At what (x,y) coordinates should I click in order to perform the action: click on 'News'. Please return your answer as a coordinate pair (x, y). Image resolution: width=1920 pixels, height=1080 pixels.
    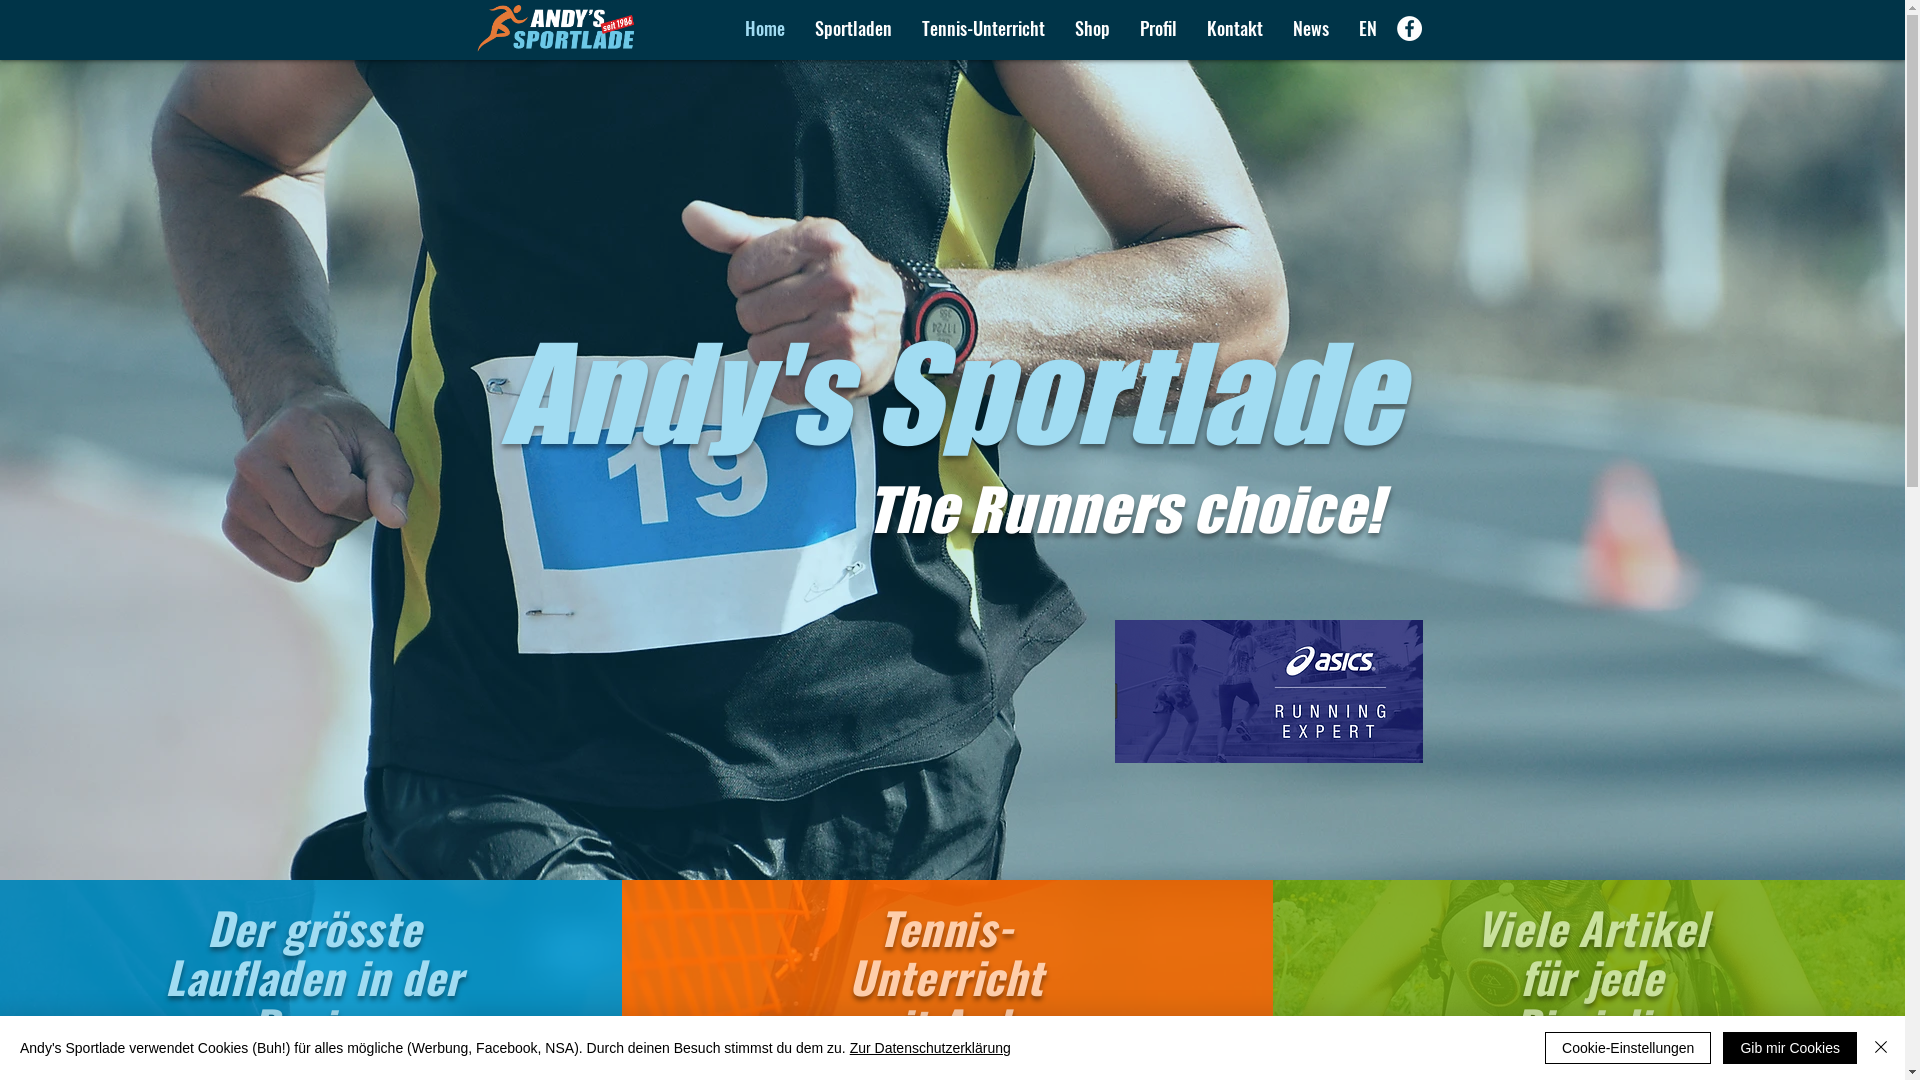
    Looking at the image, I should click on (1310, 28).